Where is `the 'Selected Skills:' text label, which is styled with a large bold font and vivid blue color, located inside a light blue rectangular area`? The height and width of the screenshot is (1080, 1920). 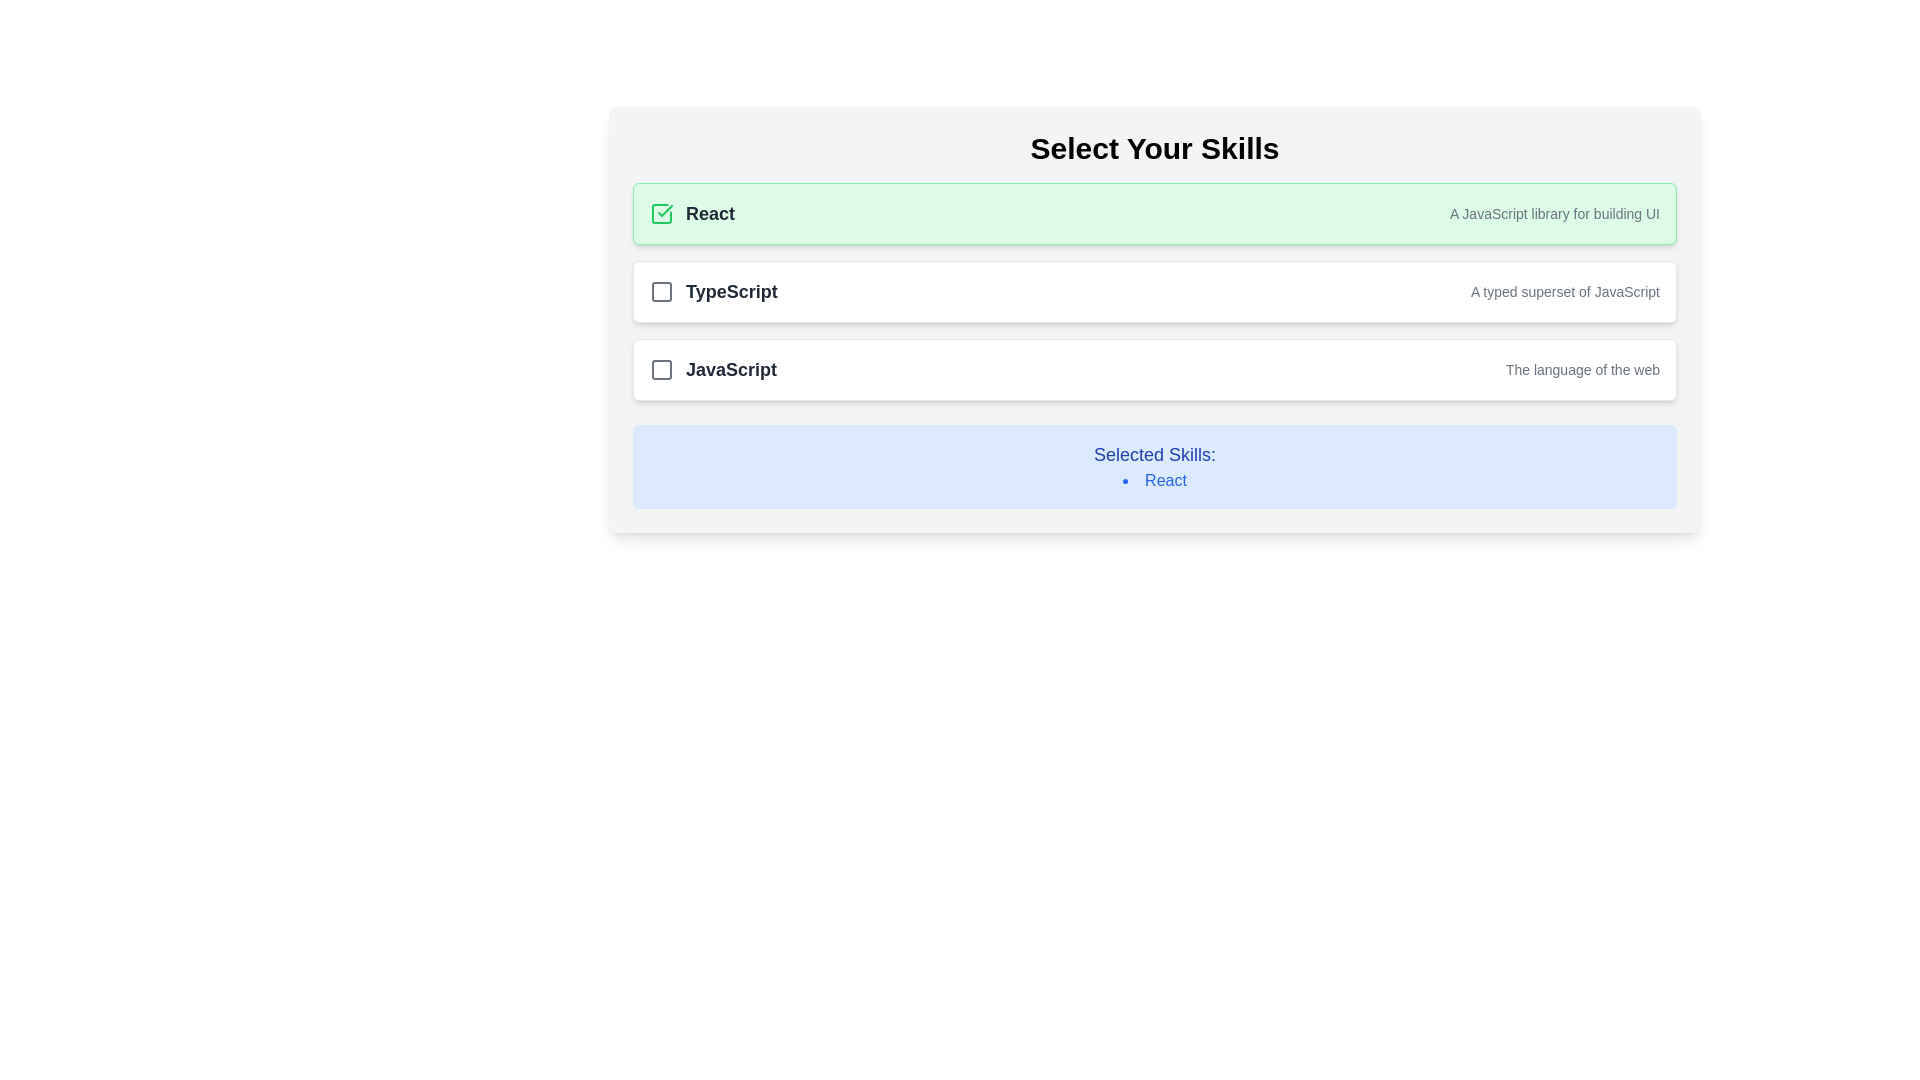
the 'Selected Skills:' text label, which is styled with a large bold font and vivid blue color, located inside a light blue rectangular area is located at coordinates (1155, 455).